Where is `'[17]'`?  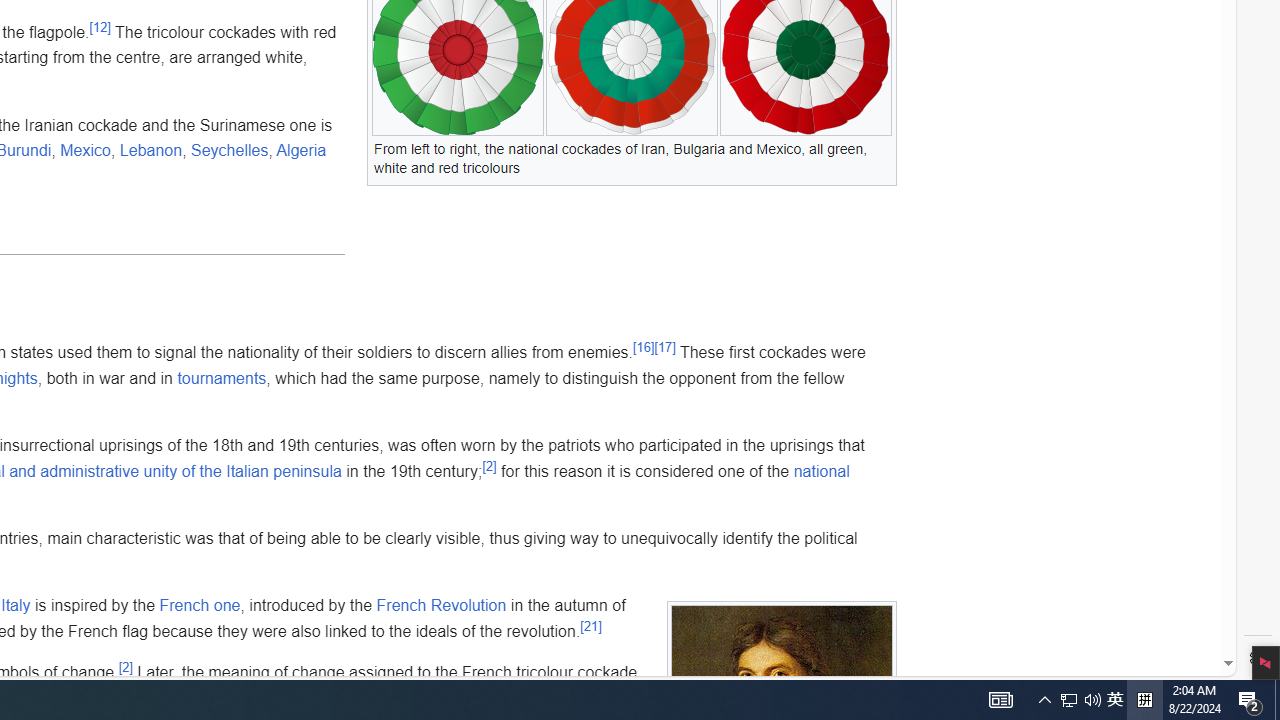 '[17]' is located at coordinates (664, 346).